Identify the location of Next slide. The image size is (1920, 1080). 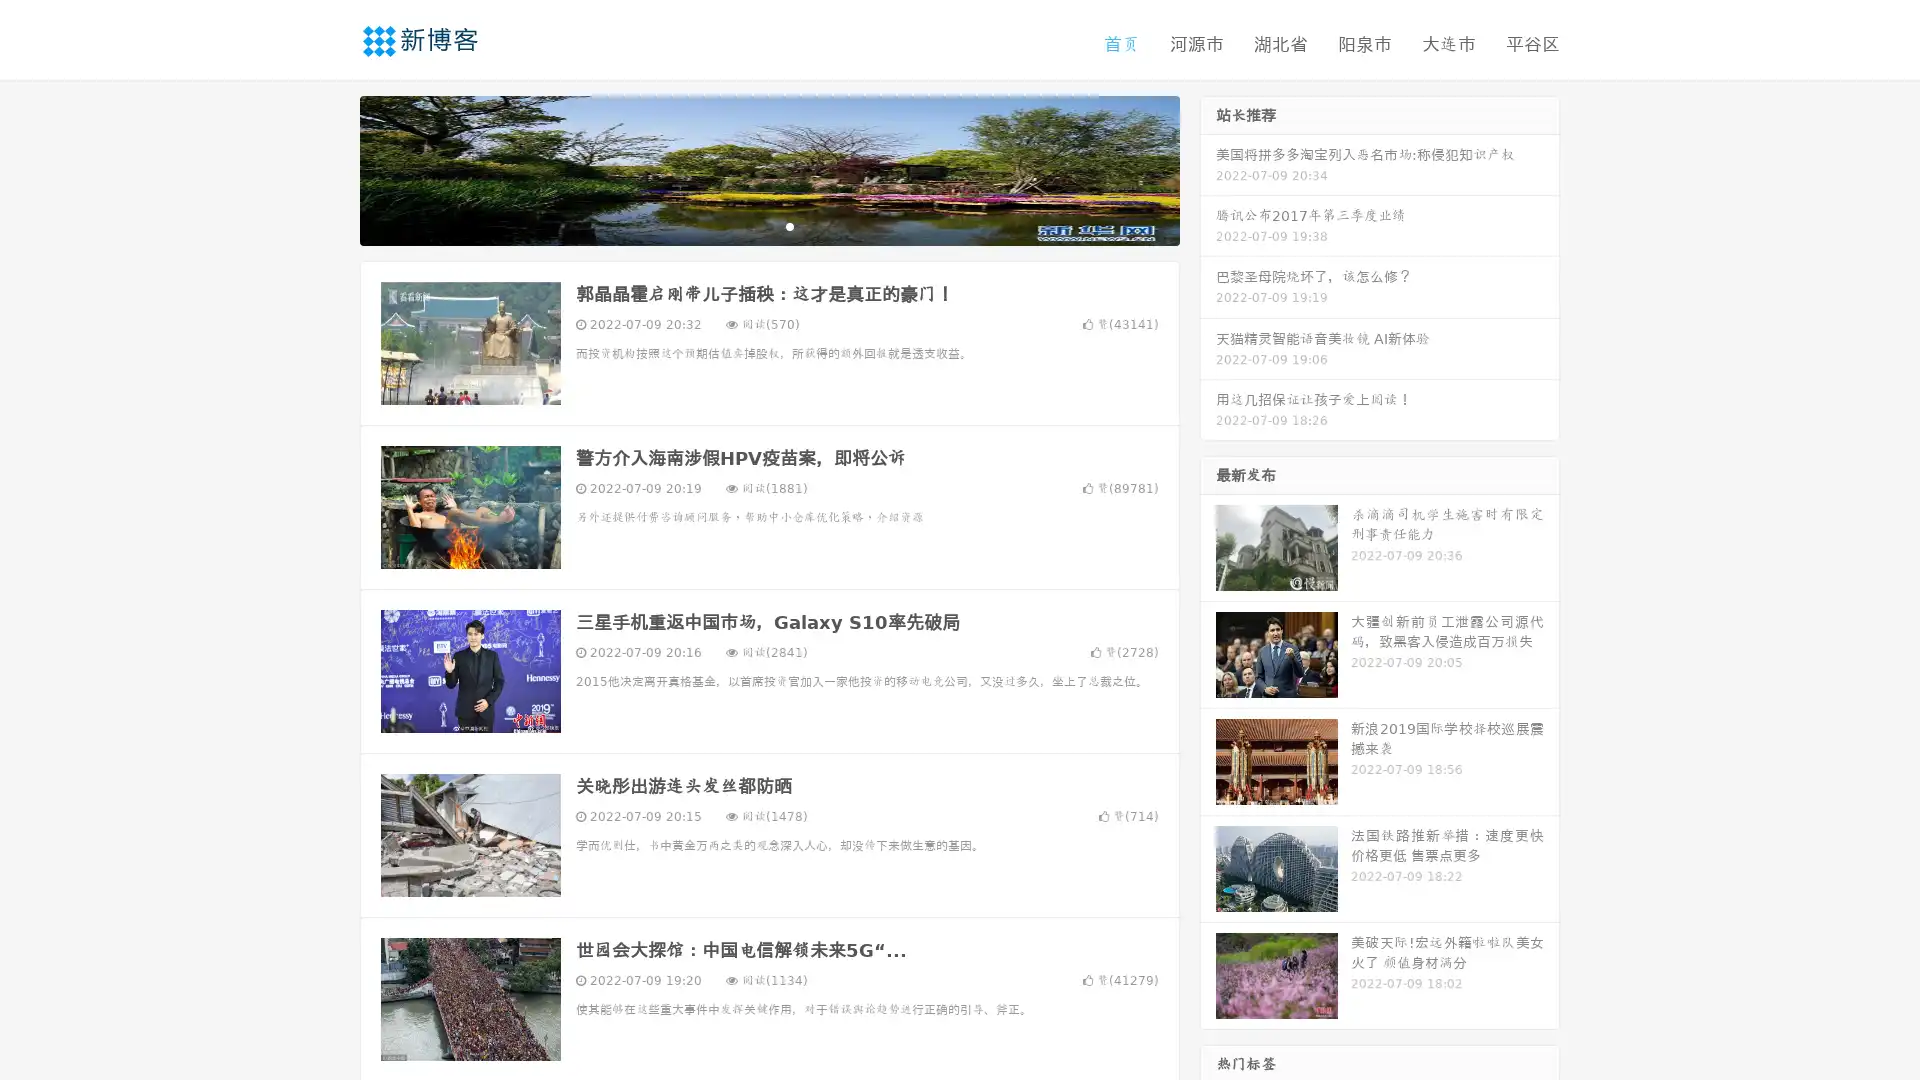
(1208, 168).